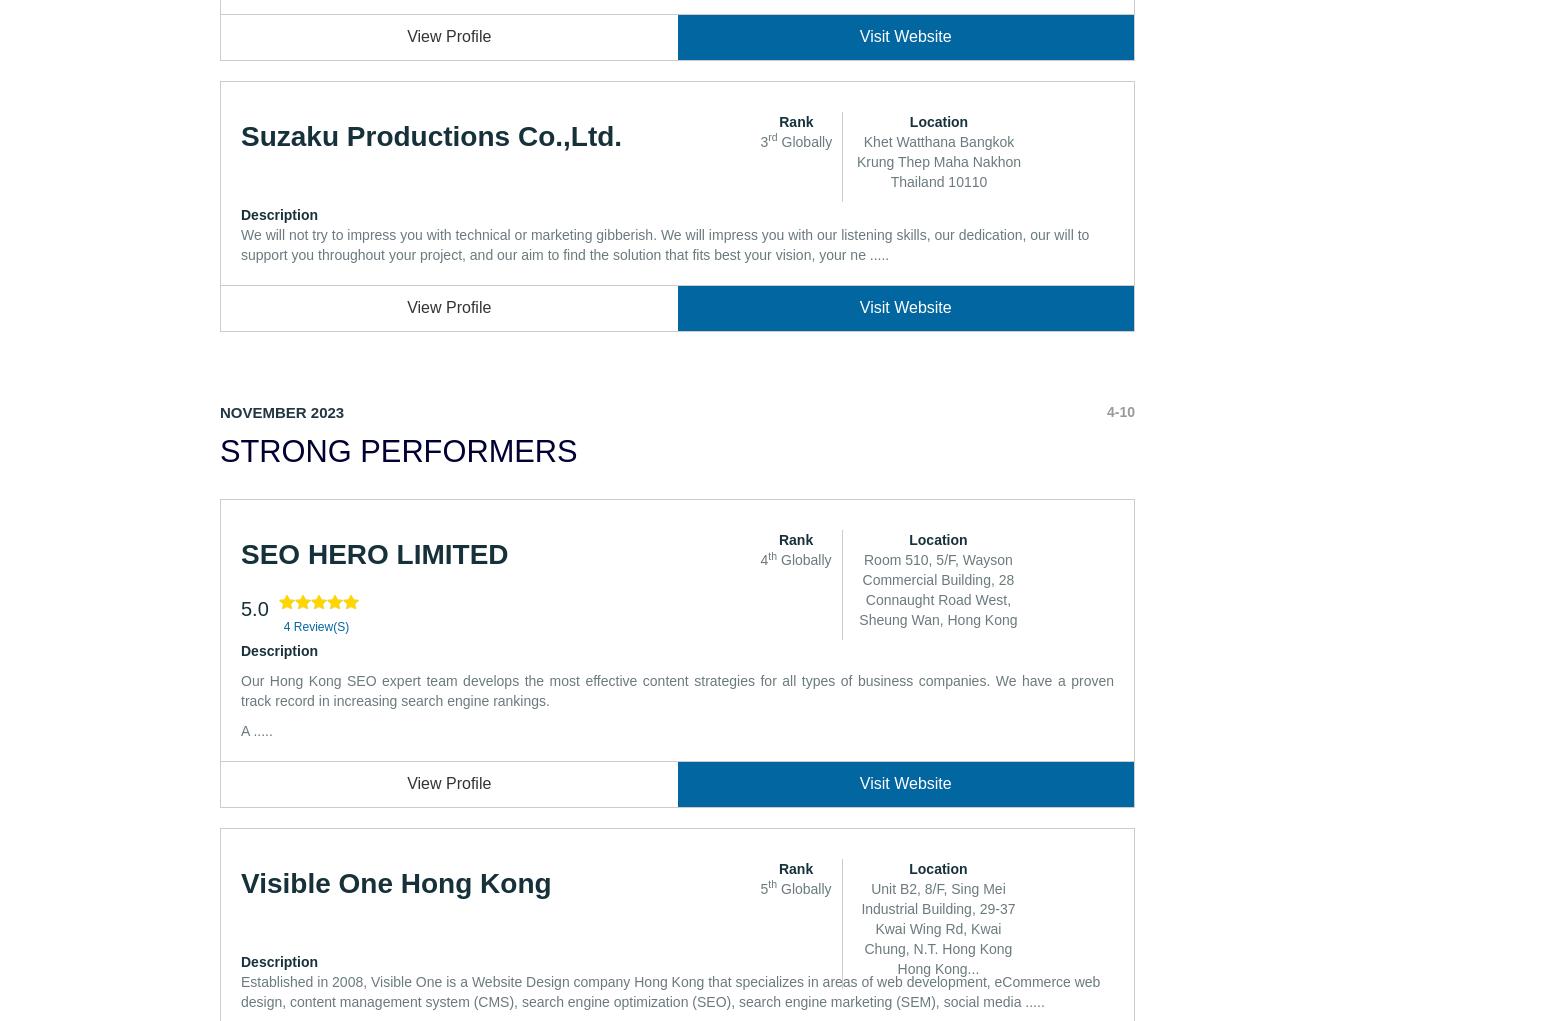  What do you see at coordinates (772, 137) in the screenshot?
I see `'rd'` at bounding box center [772, 137].